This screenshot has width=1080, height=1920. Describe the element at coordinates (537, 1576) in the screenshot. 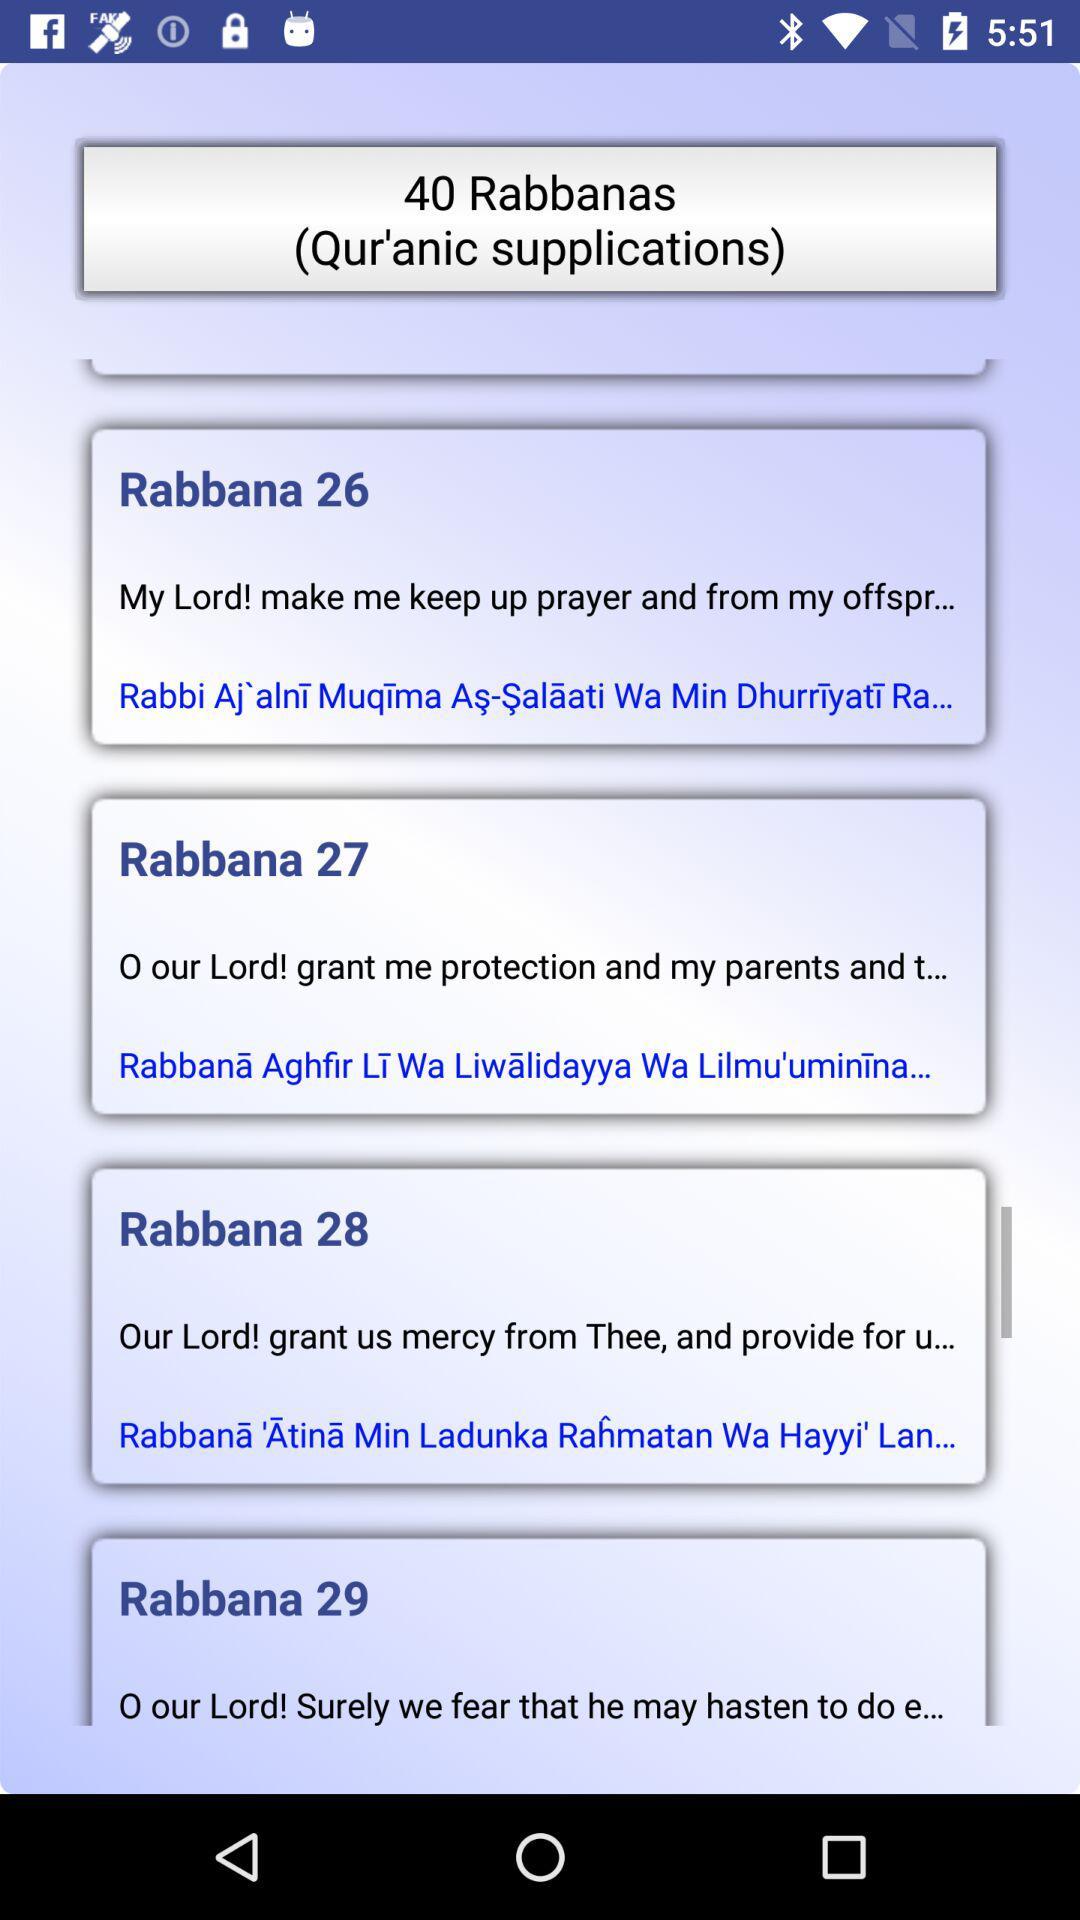

I see `the rabbana 29 item` at that location.